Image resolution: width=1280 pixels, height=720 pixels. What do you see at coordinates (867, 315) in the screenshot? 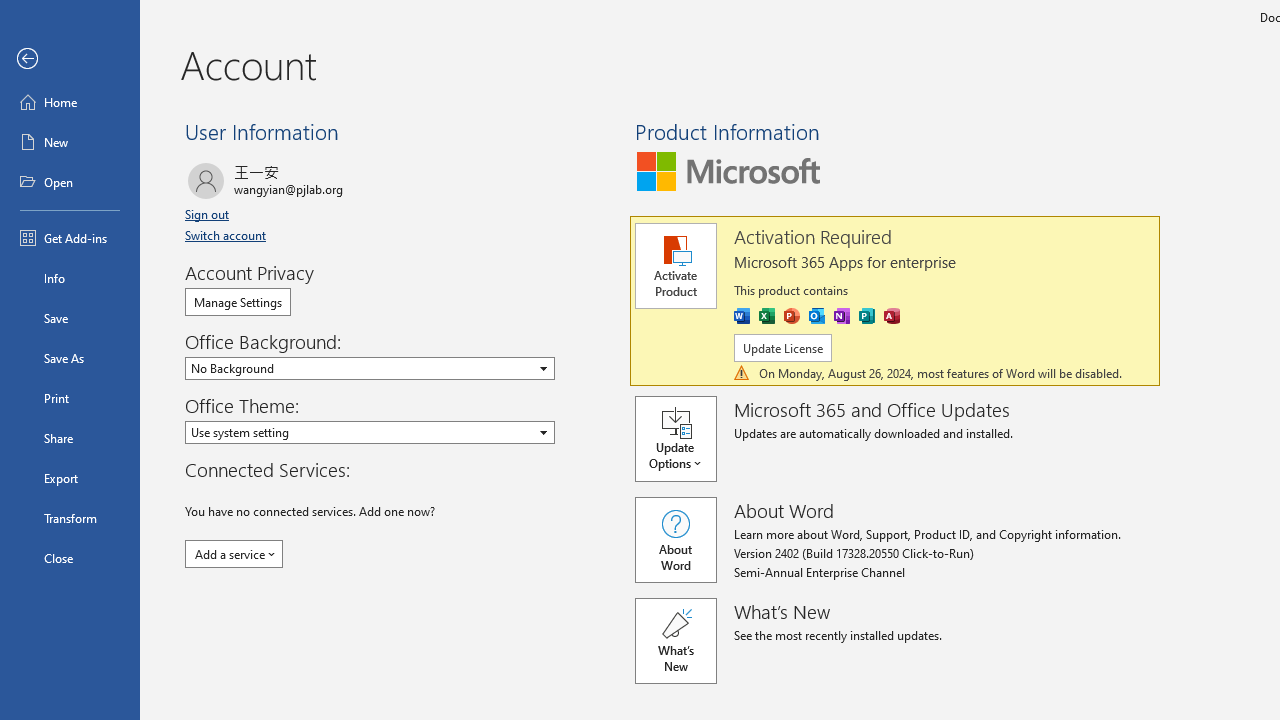
I see `'Publisher'` at bounding box center [867, 315].